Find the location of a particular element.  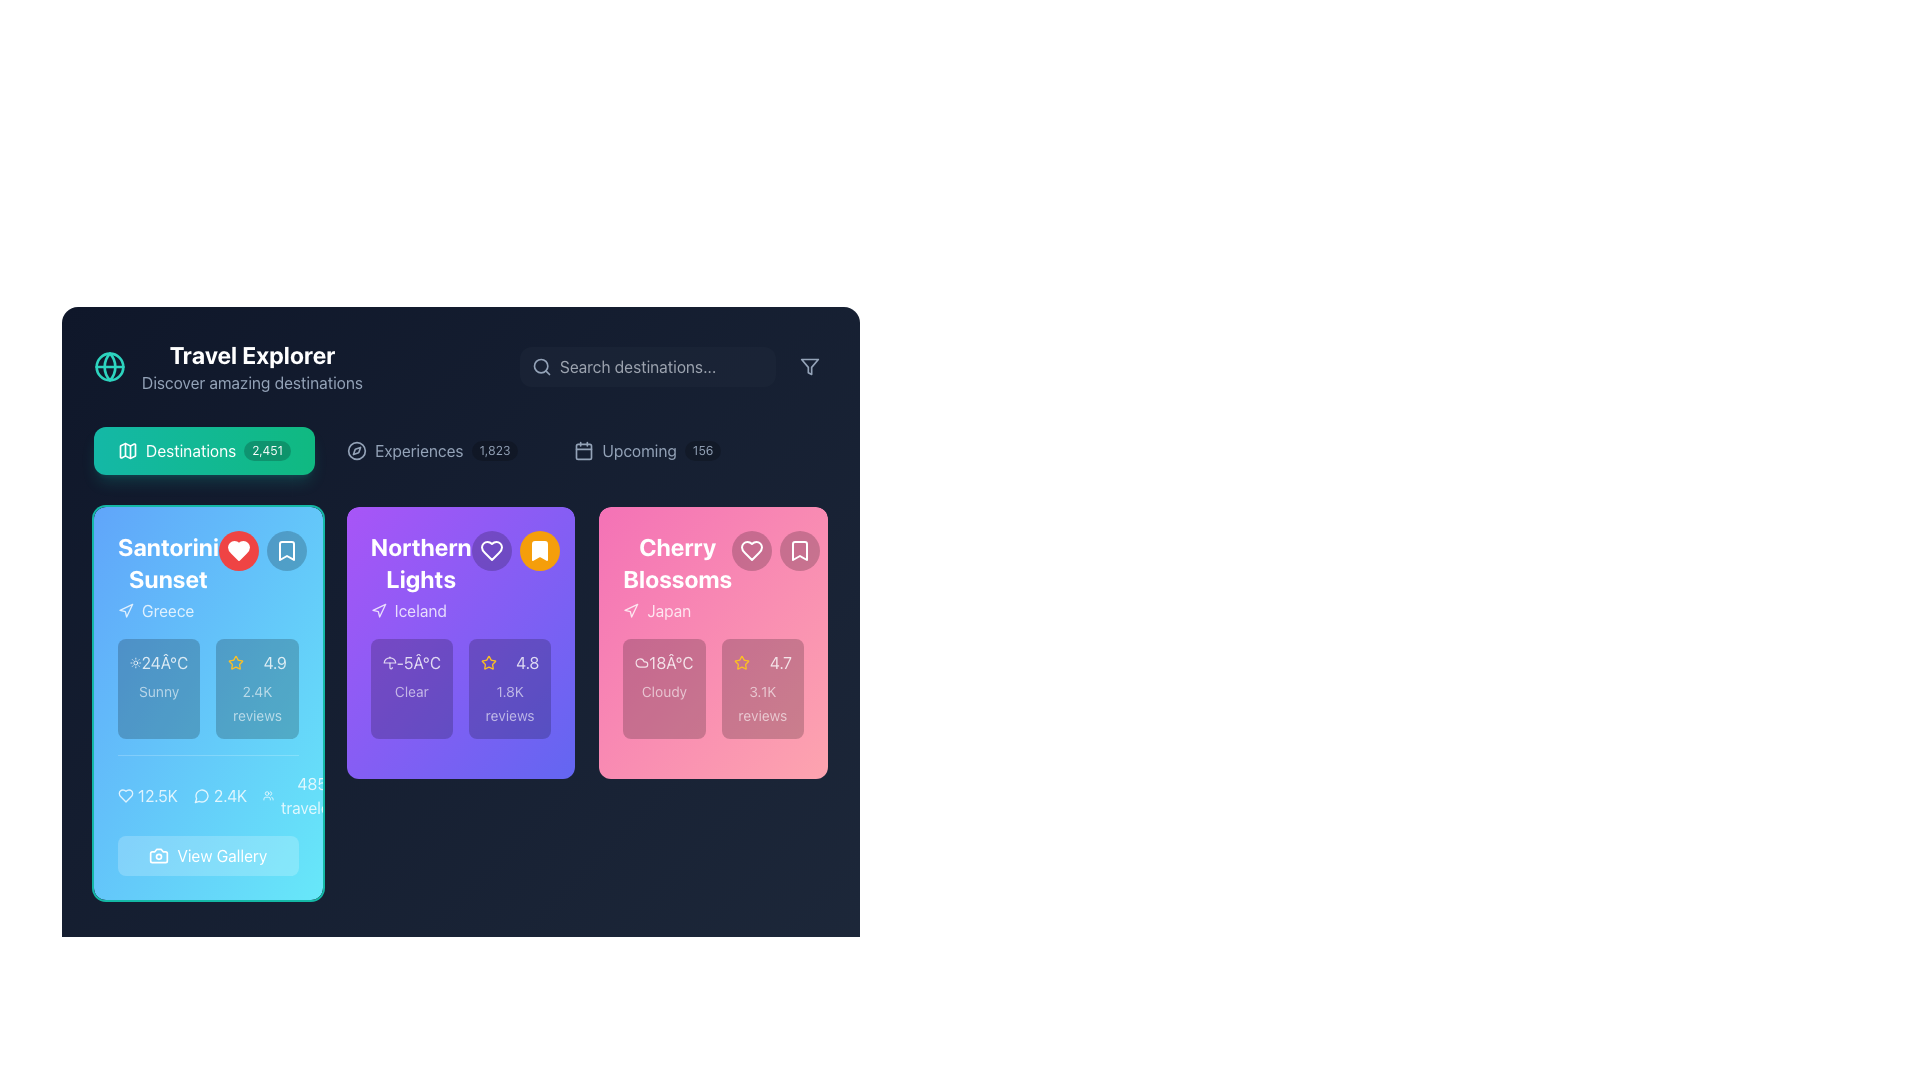

the static text label that informs the user about the number of reviews for the 'Northern Lights' destination, located below the '4.8' star rating and its associated star icon is located at coordinates (510, 702).